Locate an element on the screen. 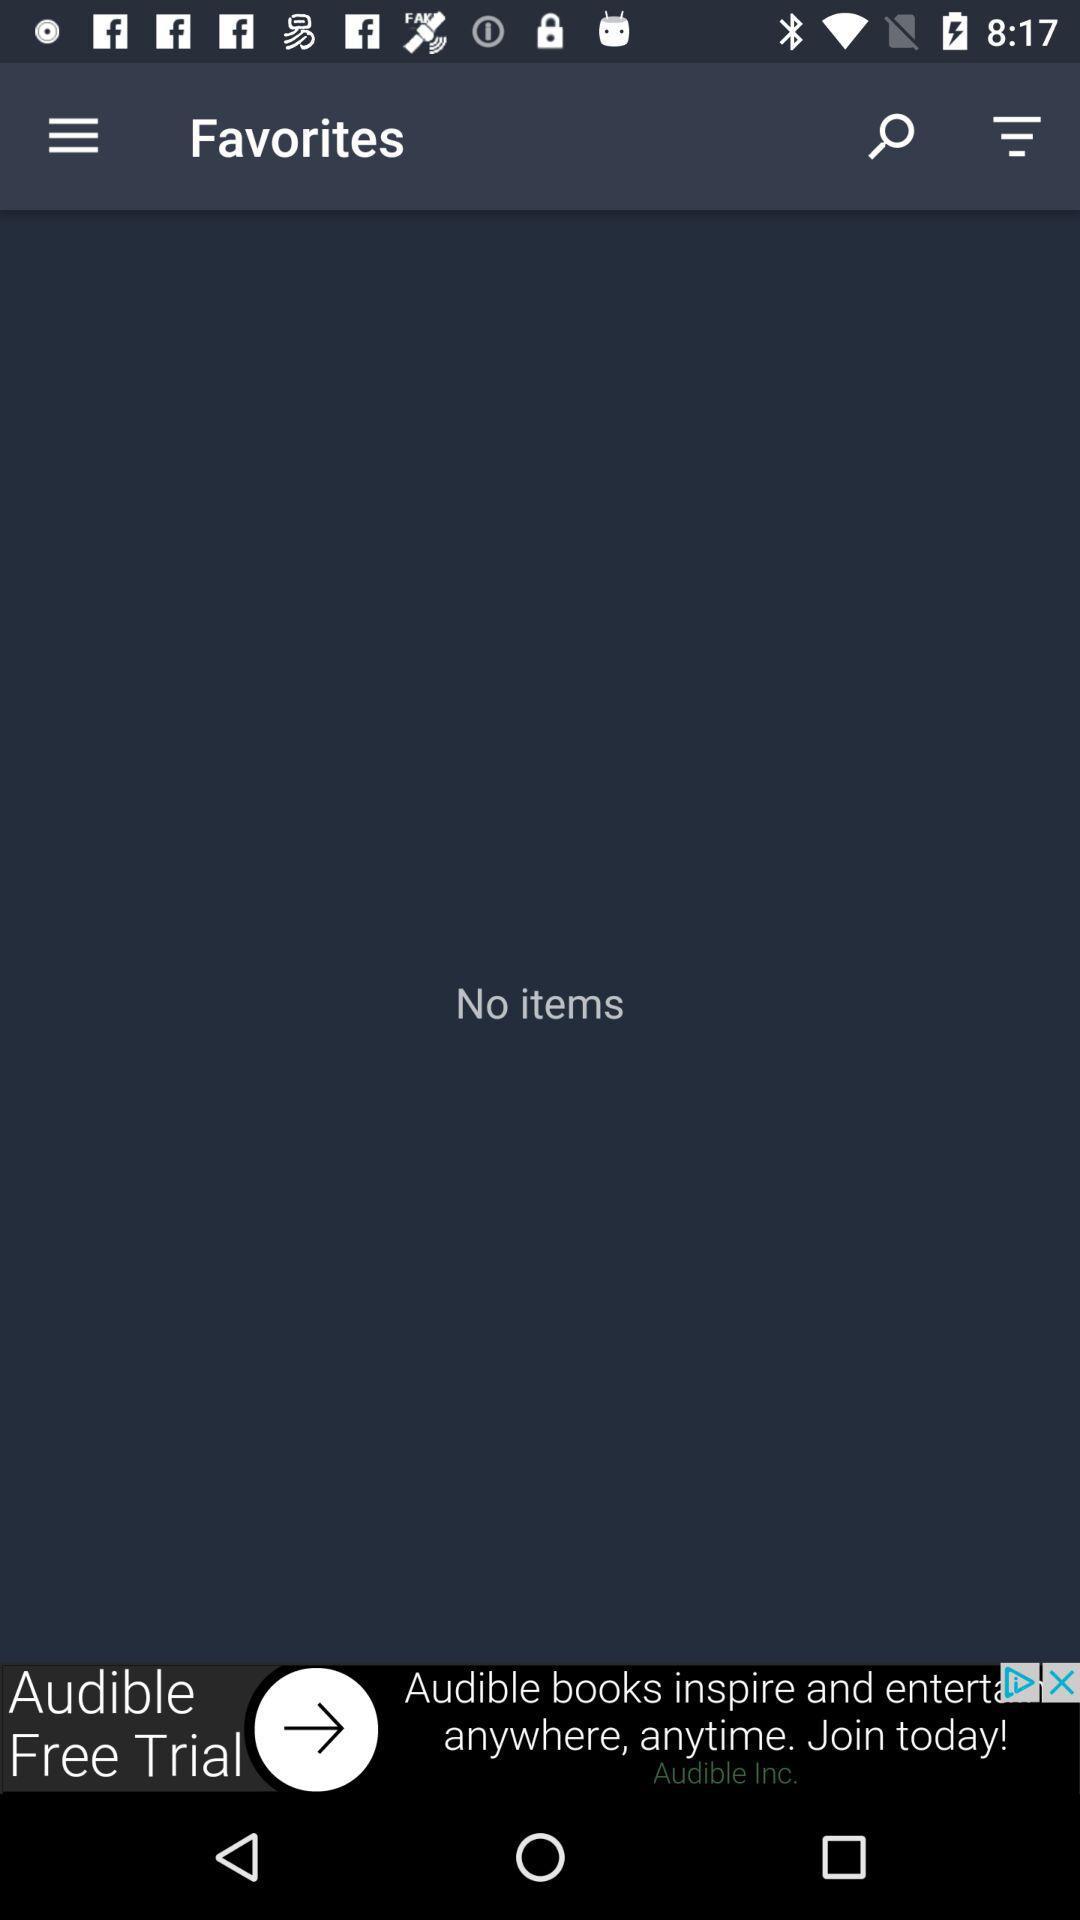 The width and height of the screenshot is (1080, 1920). advertisement is located at coordinates (540, 1727).